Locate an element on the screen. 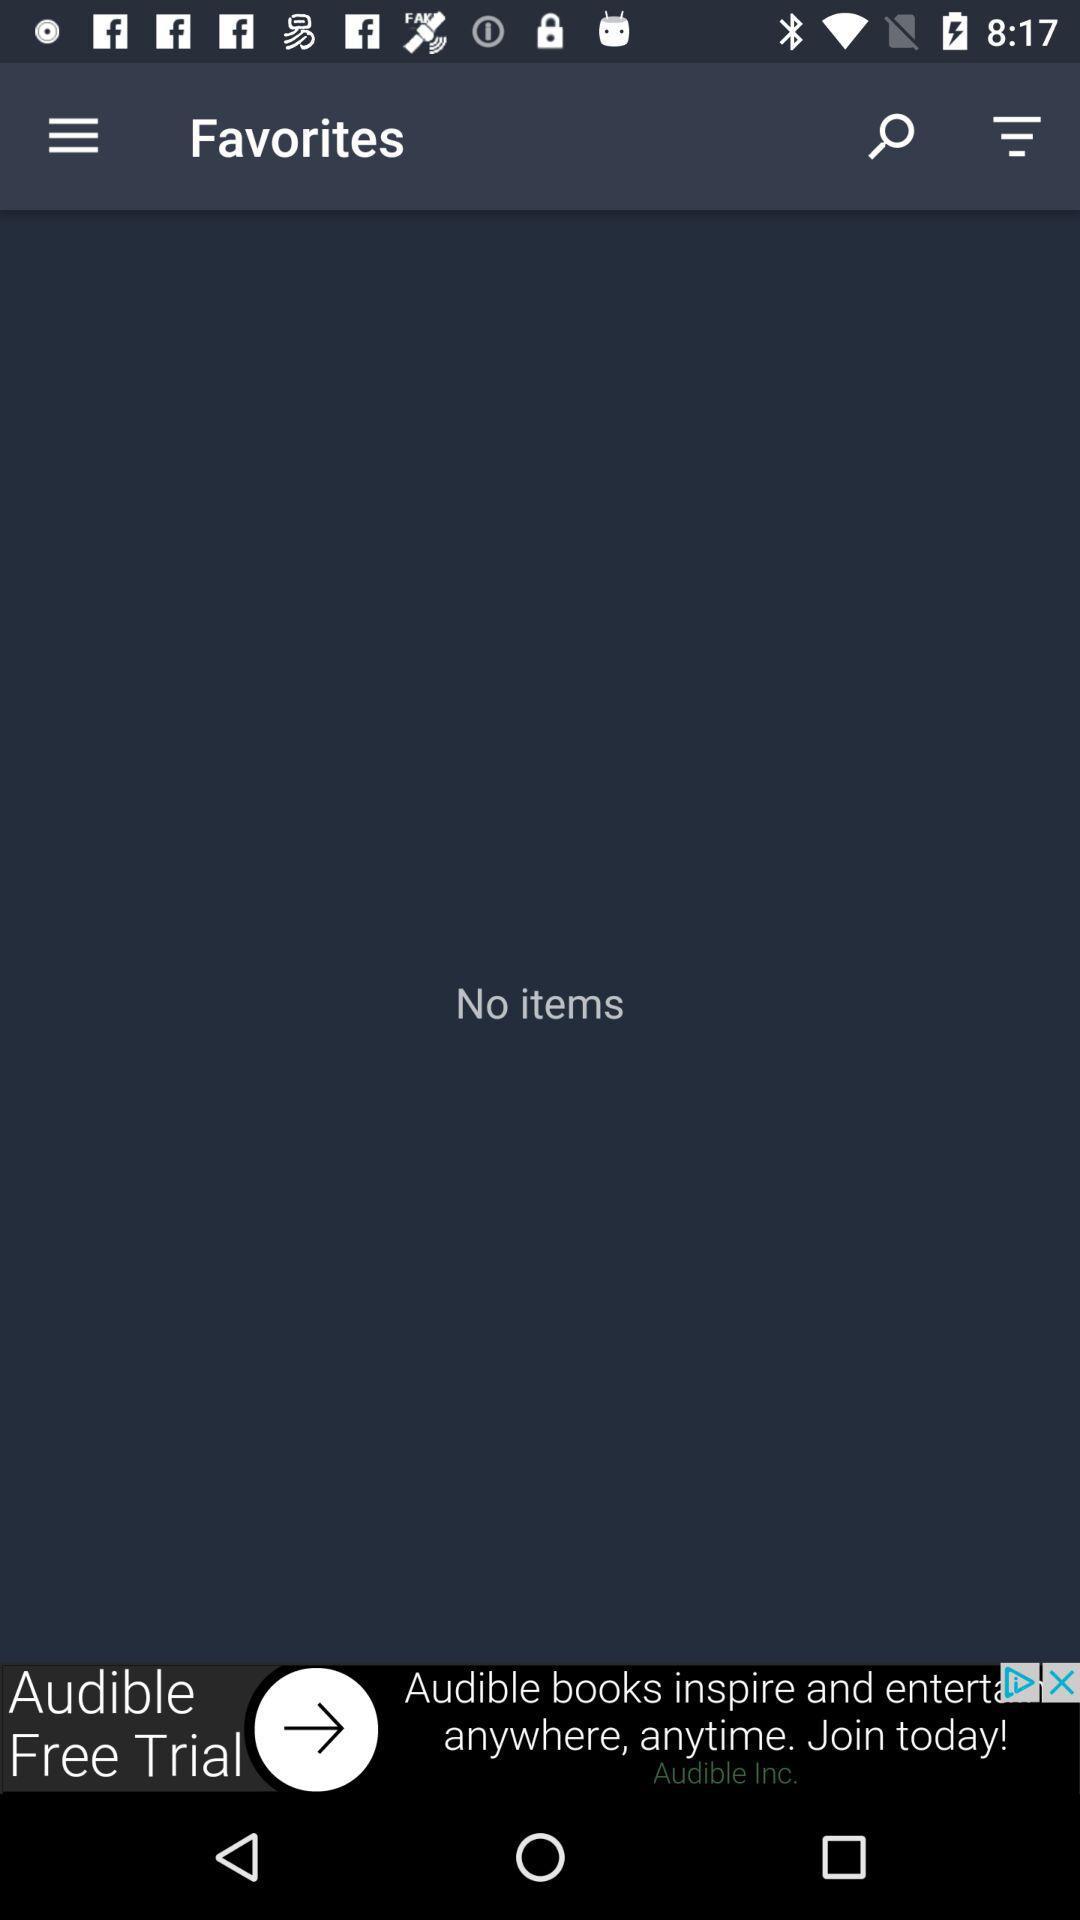 The width and height of the screenshot is (1080, 1920). advertisement is located at coordinates (540, 1727).